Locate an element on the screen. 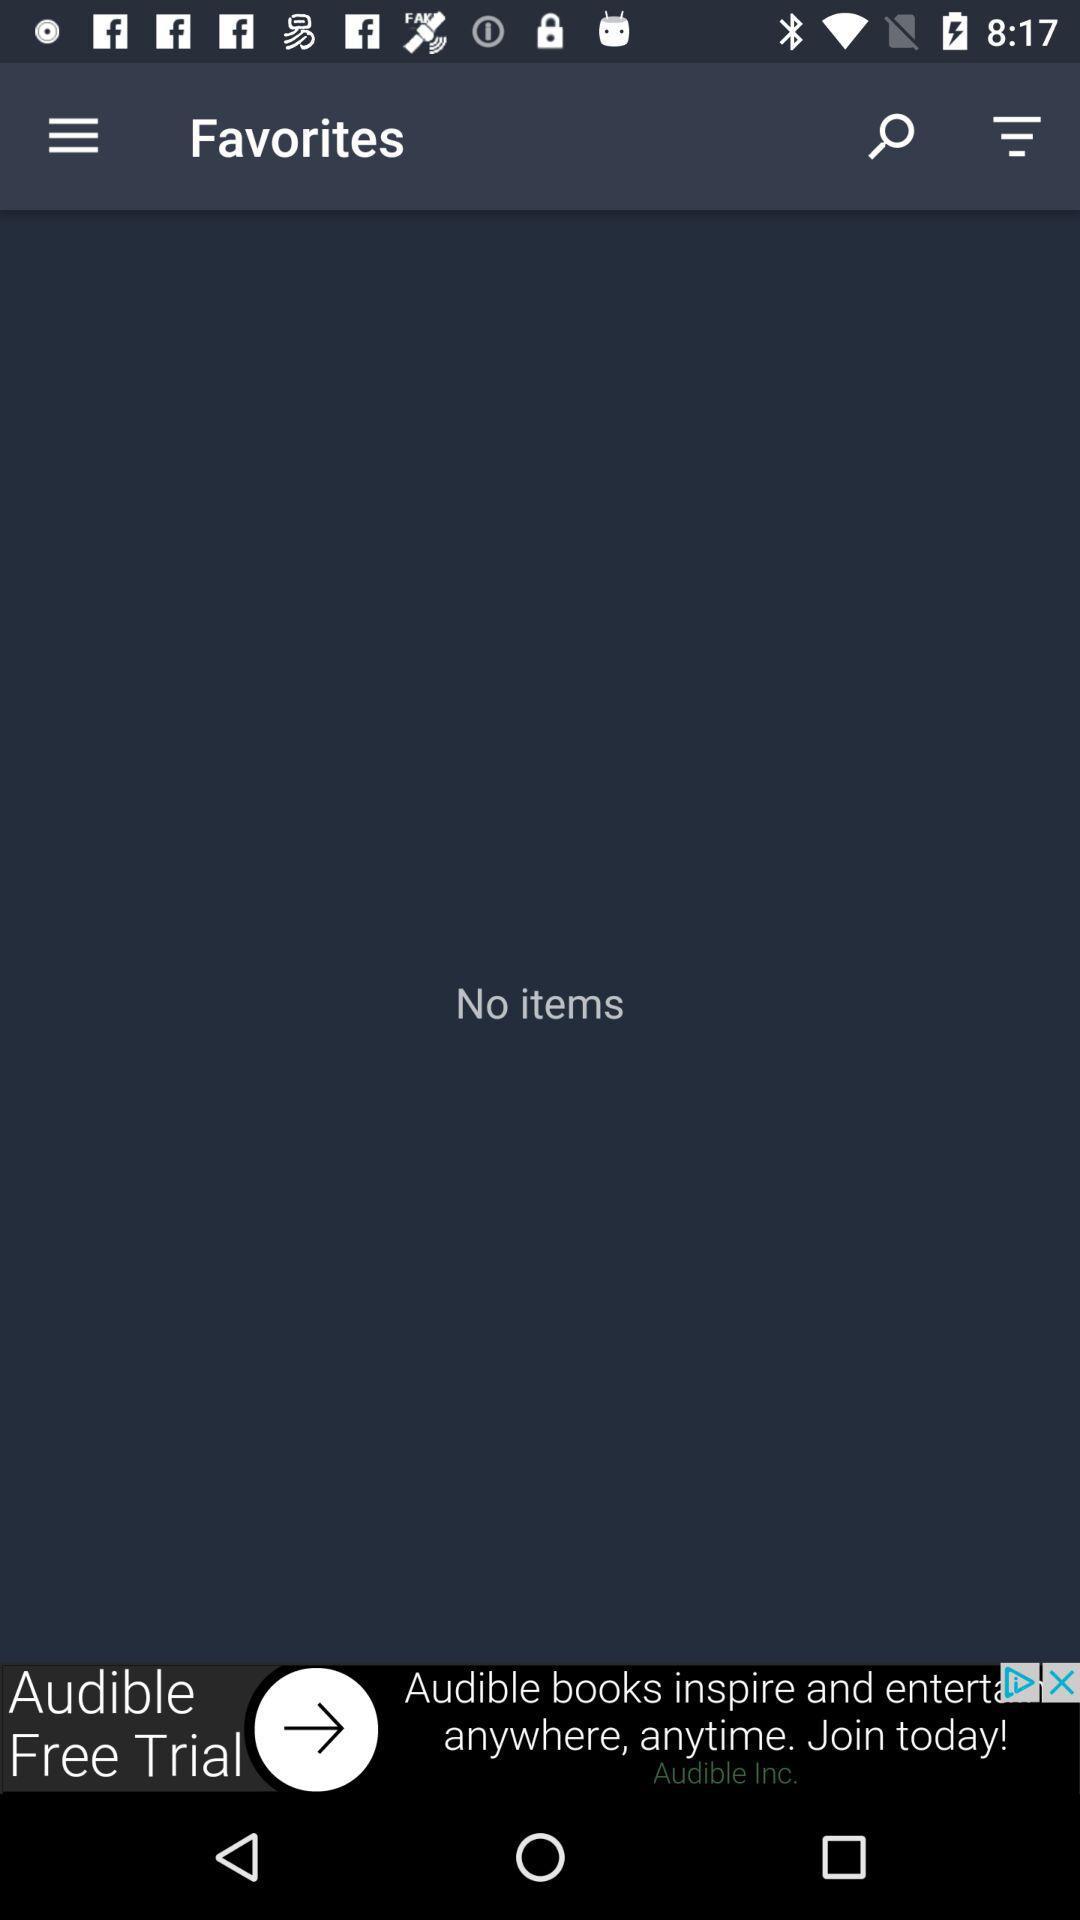 The width and height of the screenshot is (1080, 1920). advertisement is located at coordinates (540, 1727).